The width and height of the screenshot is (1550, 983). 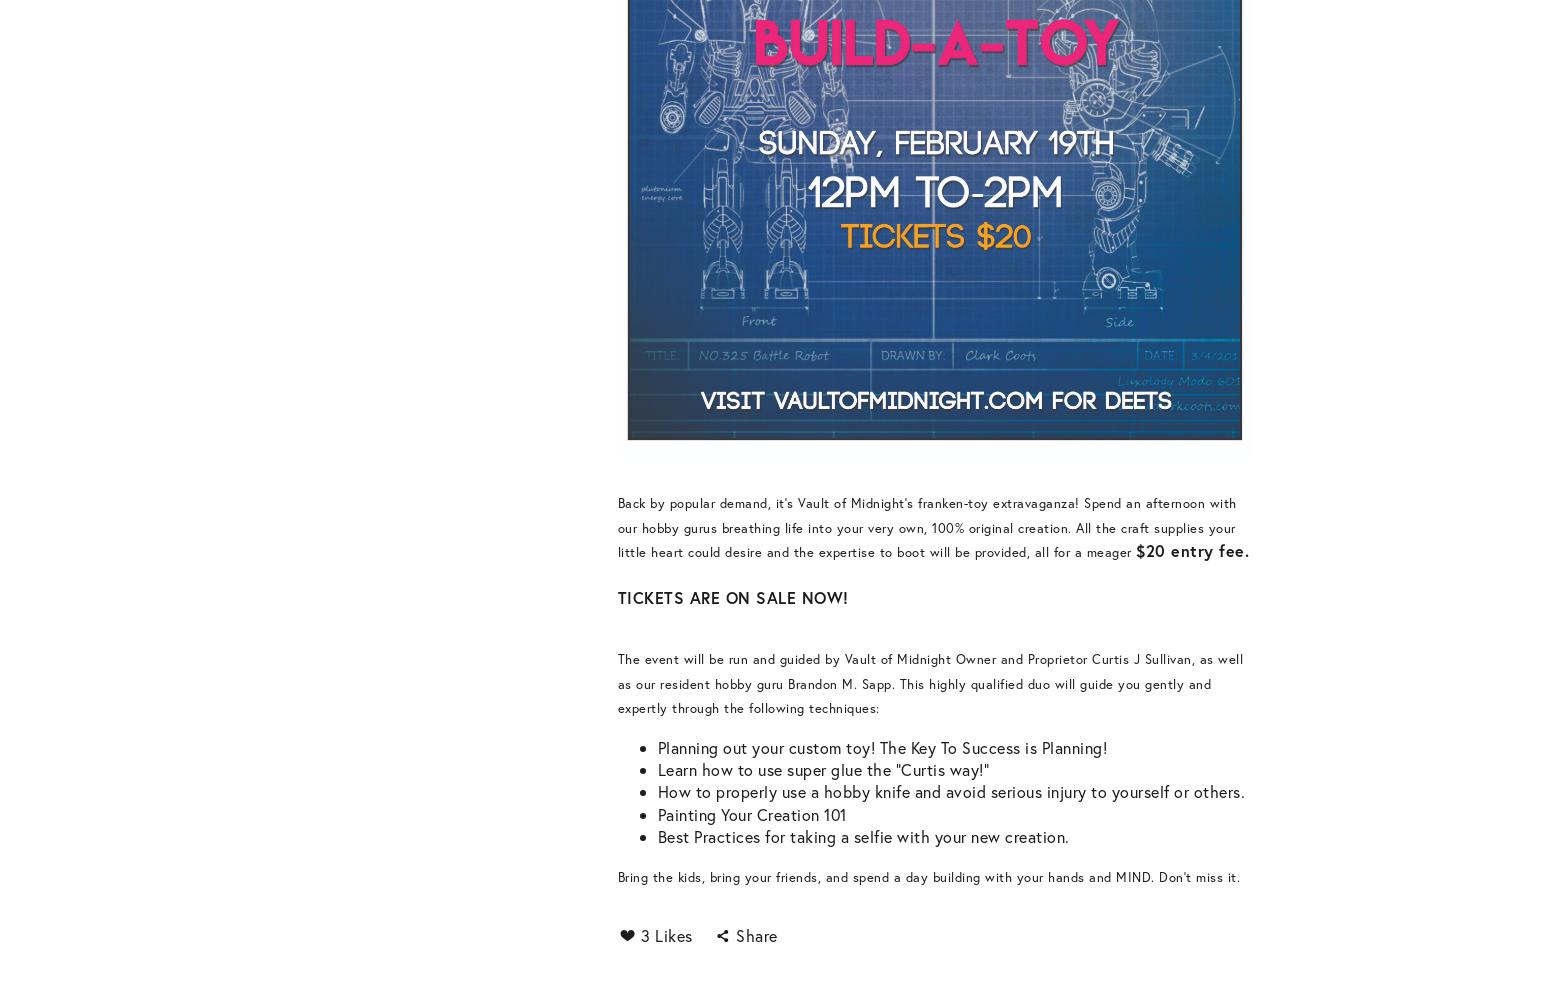 I want to click on 'The event will be run and guided by Vault of Midnight Owner and Proprietor Curtis J Sullivan, as well as our resident hobby guru Brandon M. Sapp. This highly qualified duo will guide you gently and expertly through the following techniques:', so click(x=930, y=682).